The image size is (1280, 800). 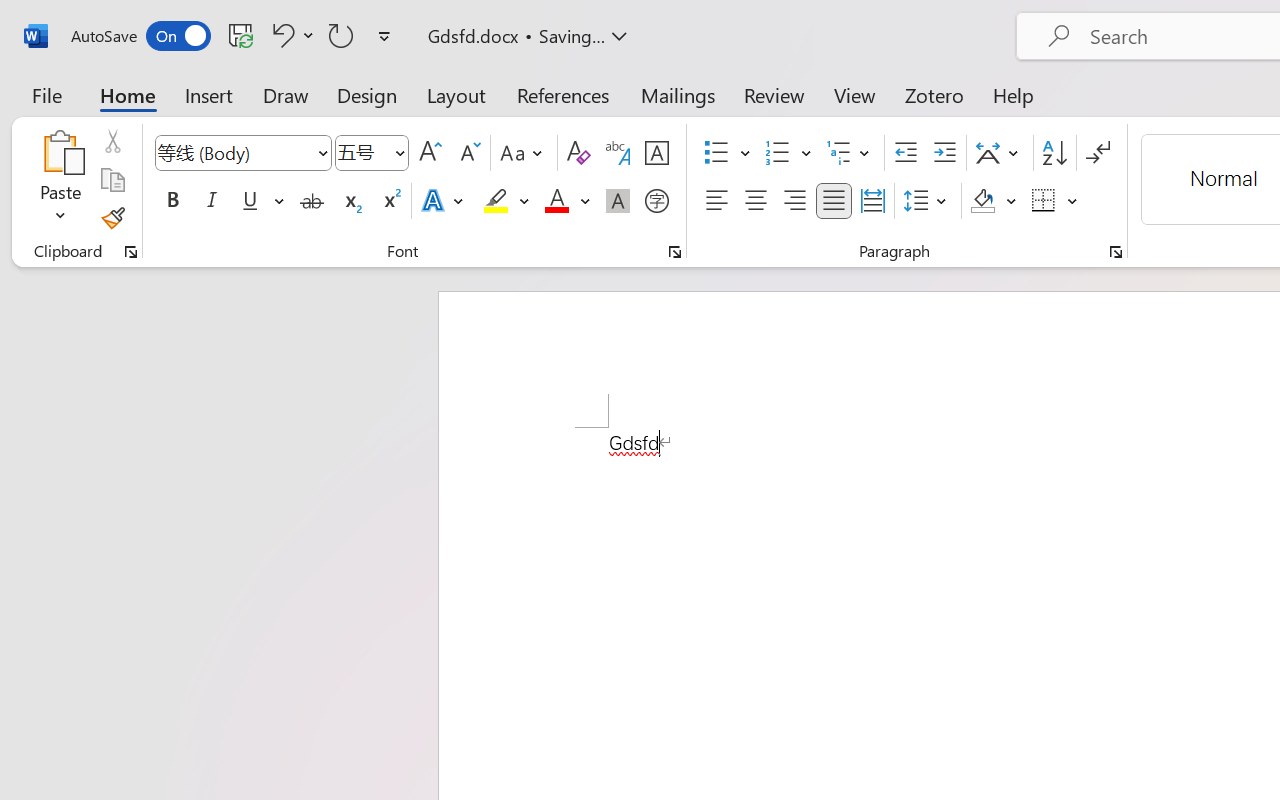 I want to click on 'Superscript', so click(x=390, y=201).